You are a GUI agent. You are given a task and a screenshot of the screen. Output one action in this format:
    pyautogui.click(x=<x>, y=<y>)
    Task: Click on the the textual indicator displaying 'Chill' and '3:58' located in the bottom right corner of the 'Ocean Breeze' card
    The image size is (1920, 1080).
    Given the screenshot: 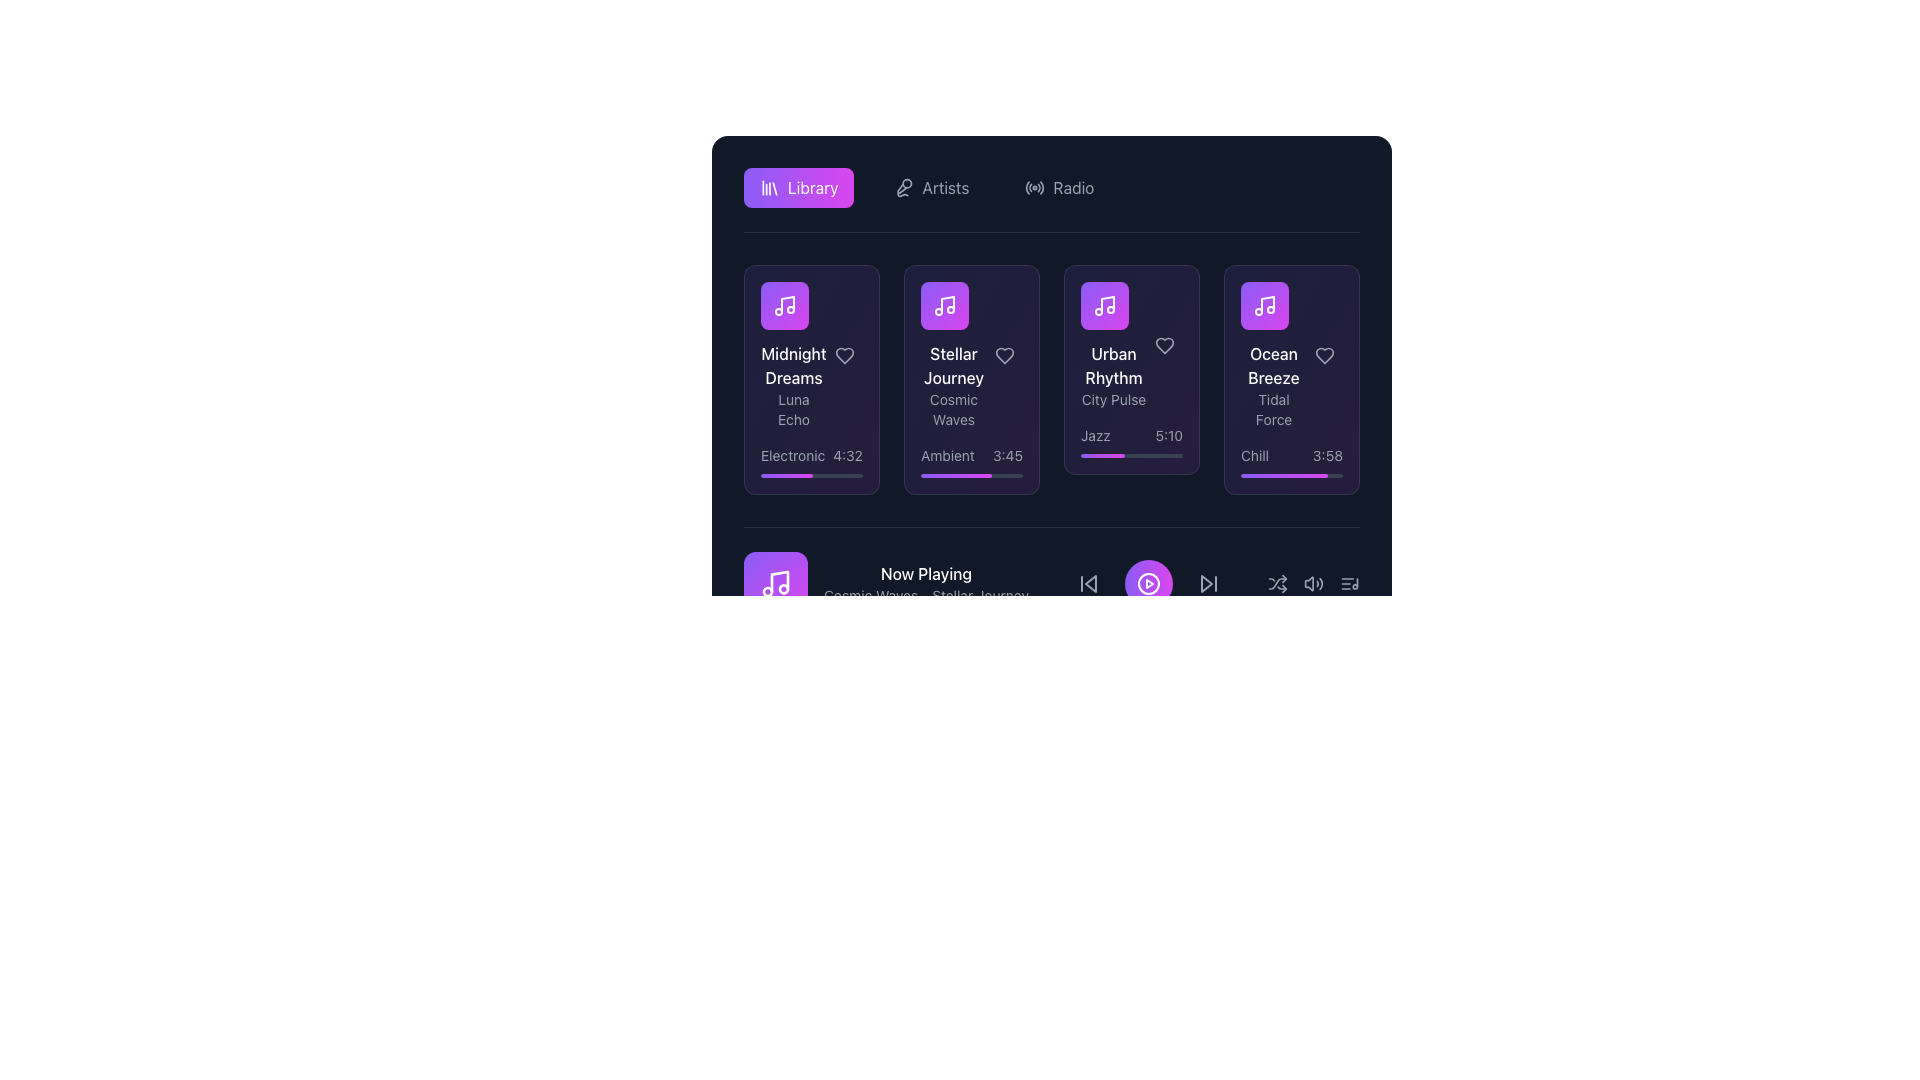 What is the action you would take?
    pyautogui.click(x=1291, y=455)
    